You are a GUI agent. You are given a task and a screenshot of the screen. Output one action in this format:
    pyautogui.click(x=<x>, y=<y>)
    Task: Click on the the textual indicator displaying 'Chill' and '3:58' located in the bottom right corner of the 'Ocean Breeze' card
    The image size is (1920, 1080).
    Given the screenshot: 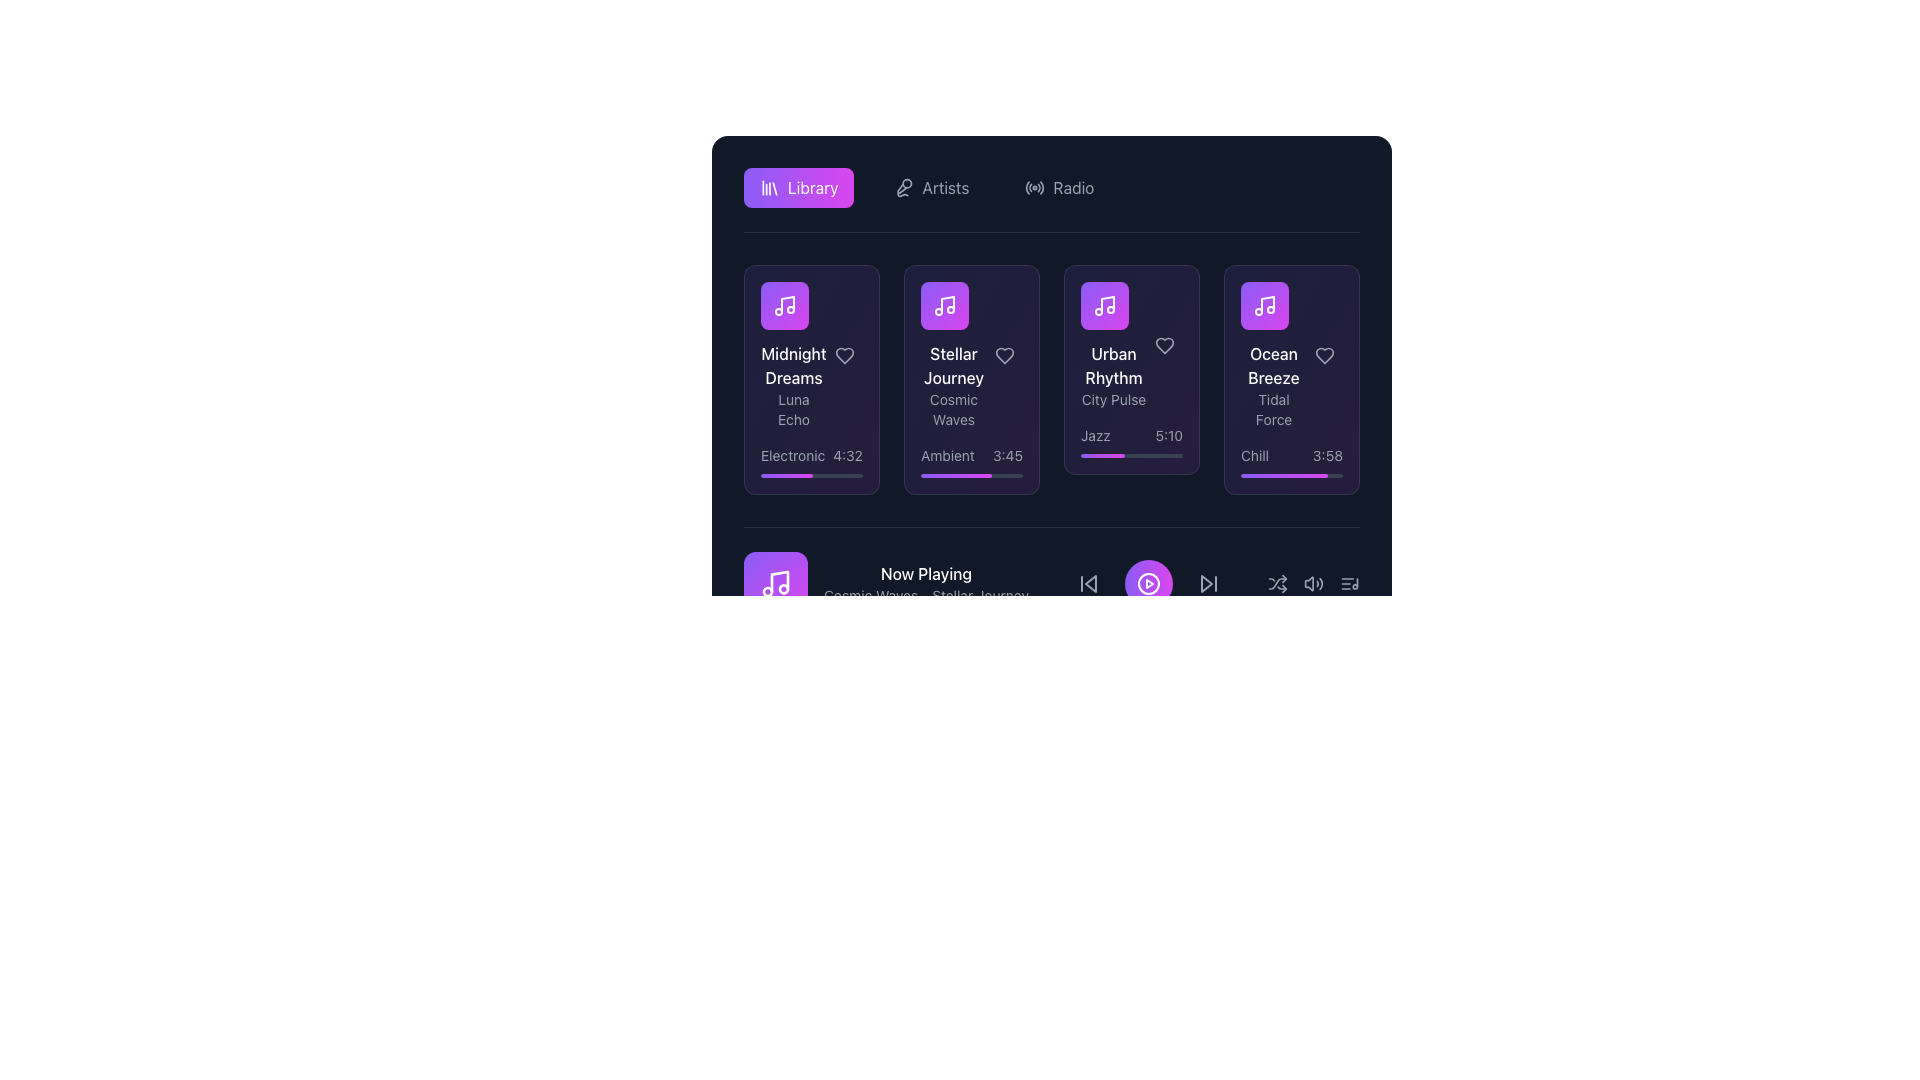 What is the action you would take?
    pyautogui.click(x=1291, y=455)
    